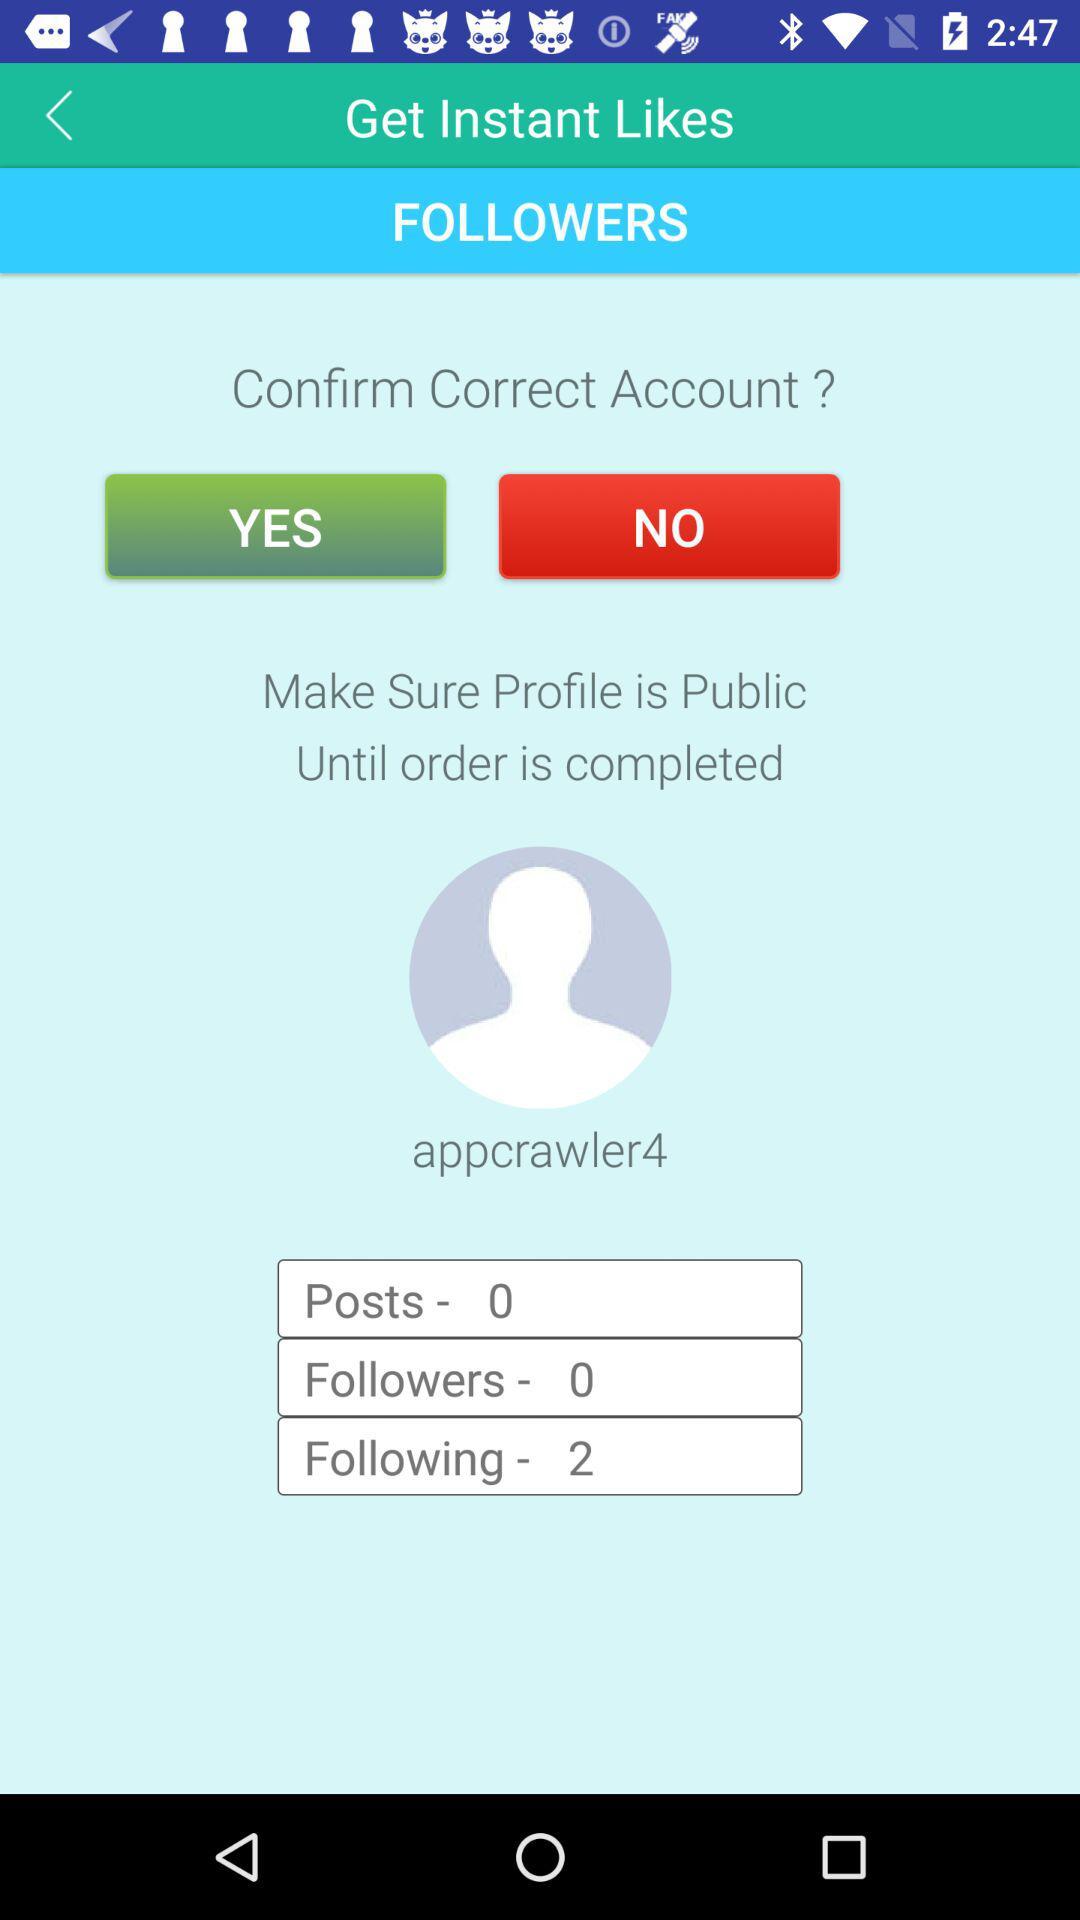 This screenshot has height=1920, width=1080. What do you see at coordinates (669, 526) in the screenshot?
I see `app below confirm correct account ?  icon` at bounding box center [669, 526].